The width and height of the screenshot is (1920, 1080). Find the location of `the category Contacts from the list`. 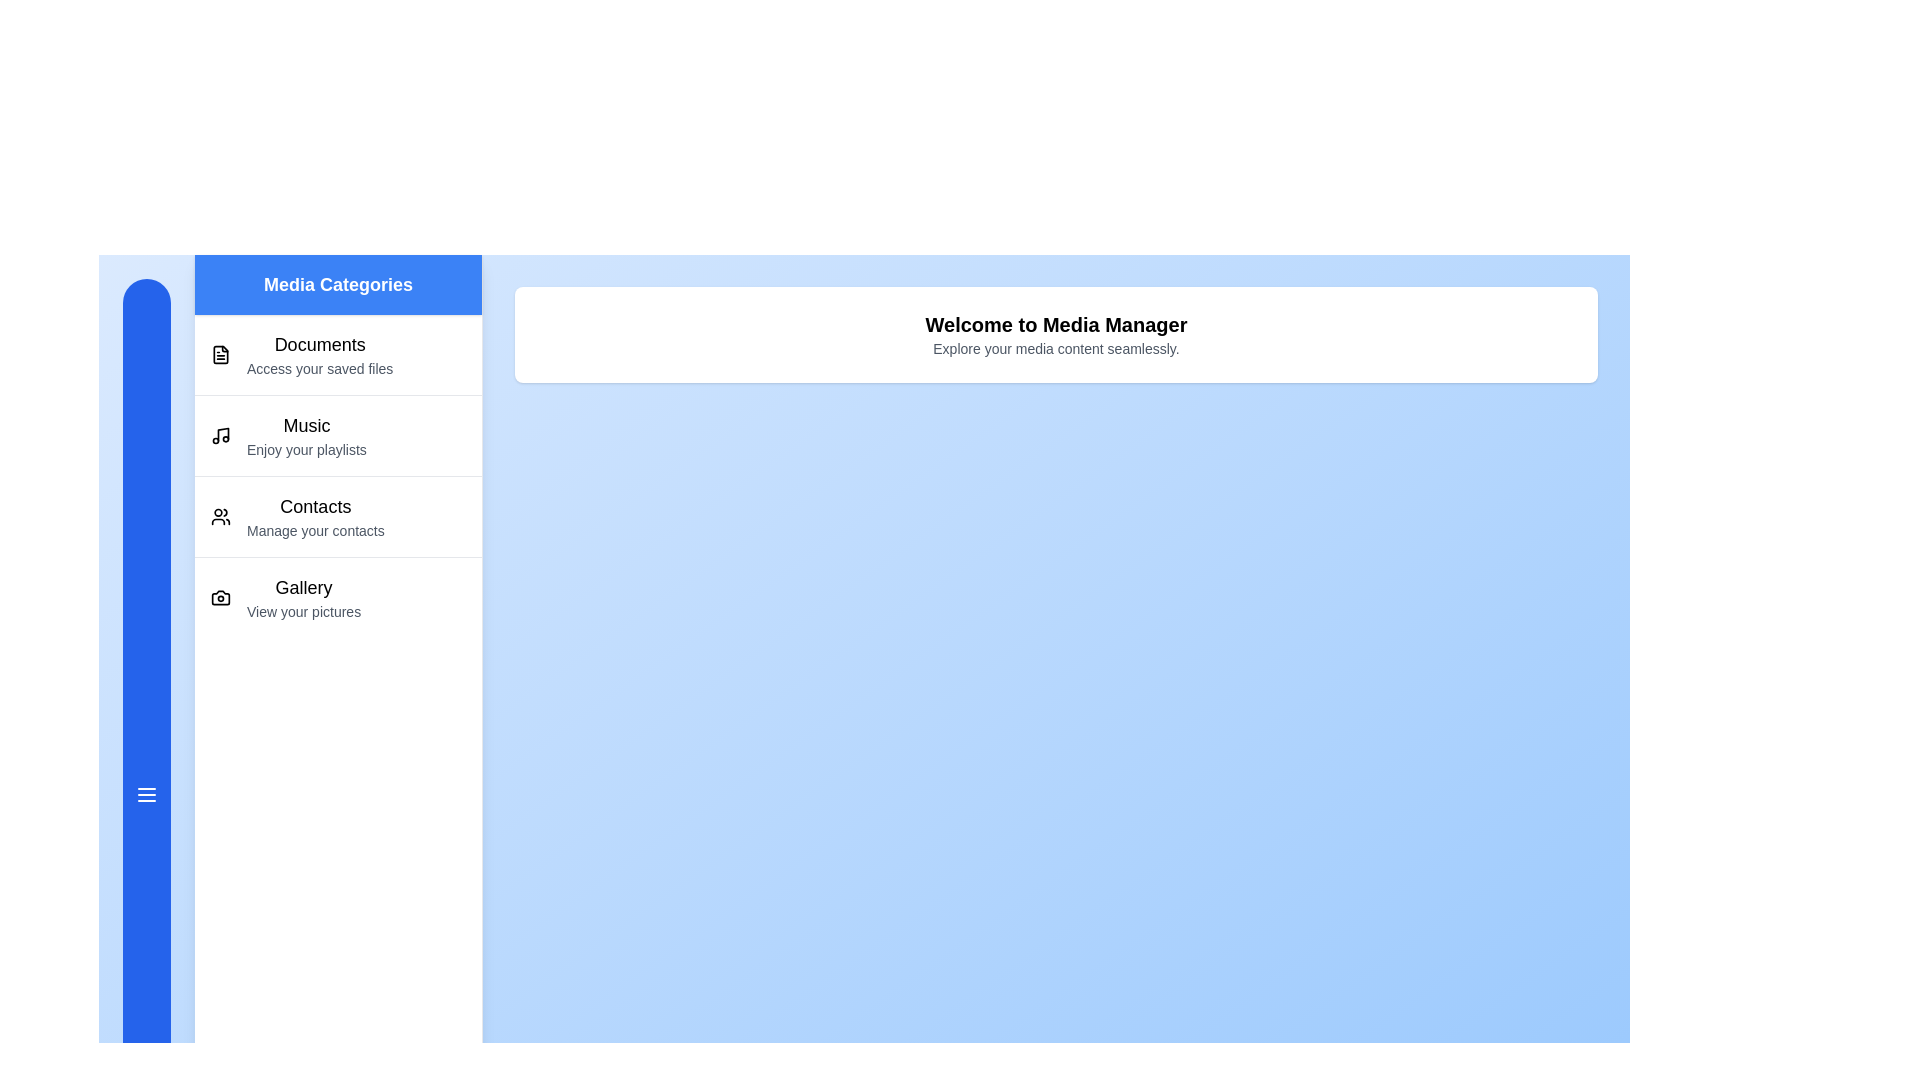

the category Contacts from the list is located at coordinates (338, 515).